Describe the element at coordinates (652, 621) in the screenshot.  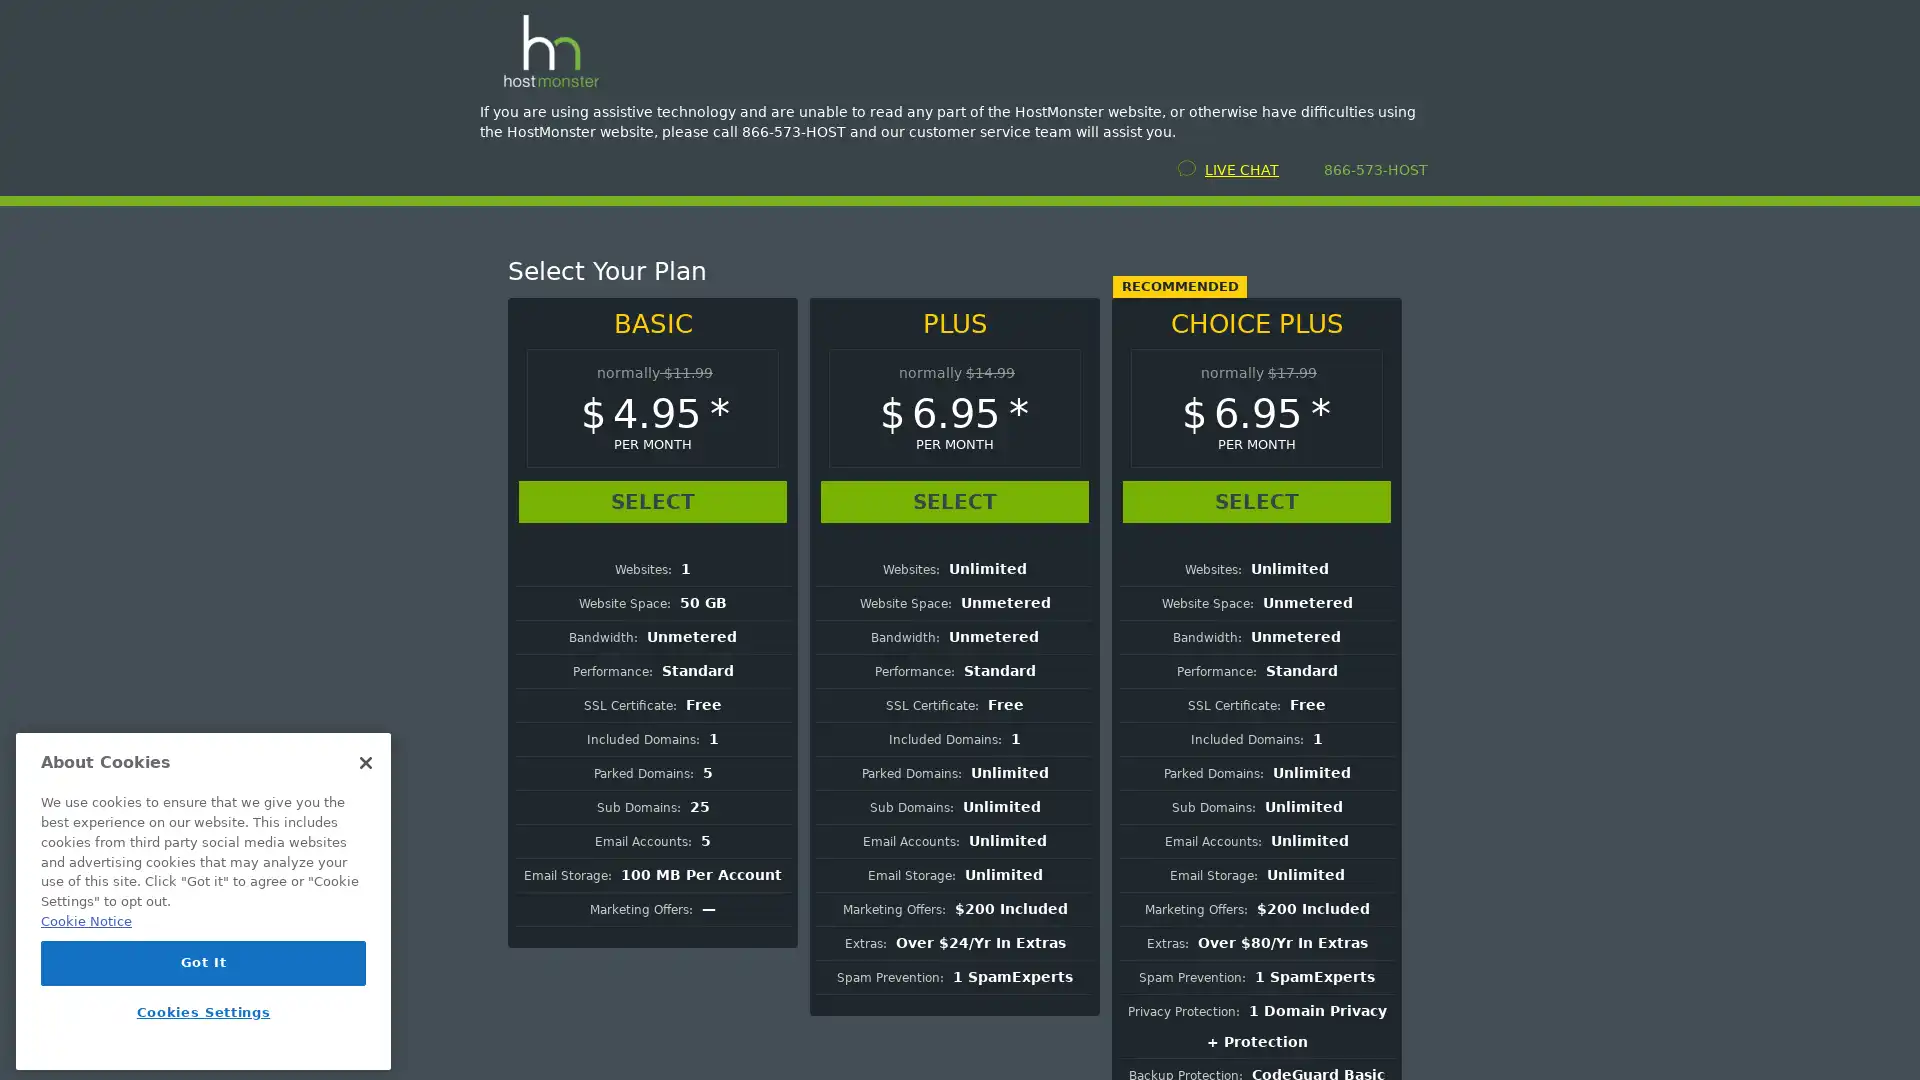
I see `BASIC normally $11.99 $4.95 * PER MONTH SELECT Websites: 1 Website Space: 50 GB Bandwidth: Unmetered Performance: Standard SSL Certificate: Free Included Domains: 1 Parked Domains: 5 Sub Domains: 25 Email Accounts: 5 Email Storage: 100 MB Per Account Marketing Offers:` at that location.